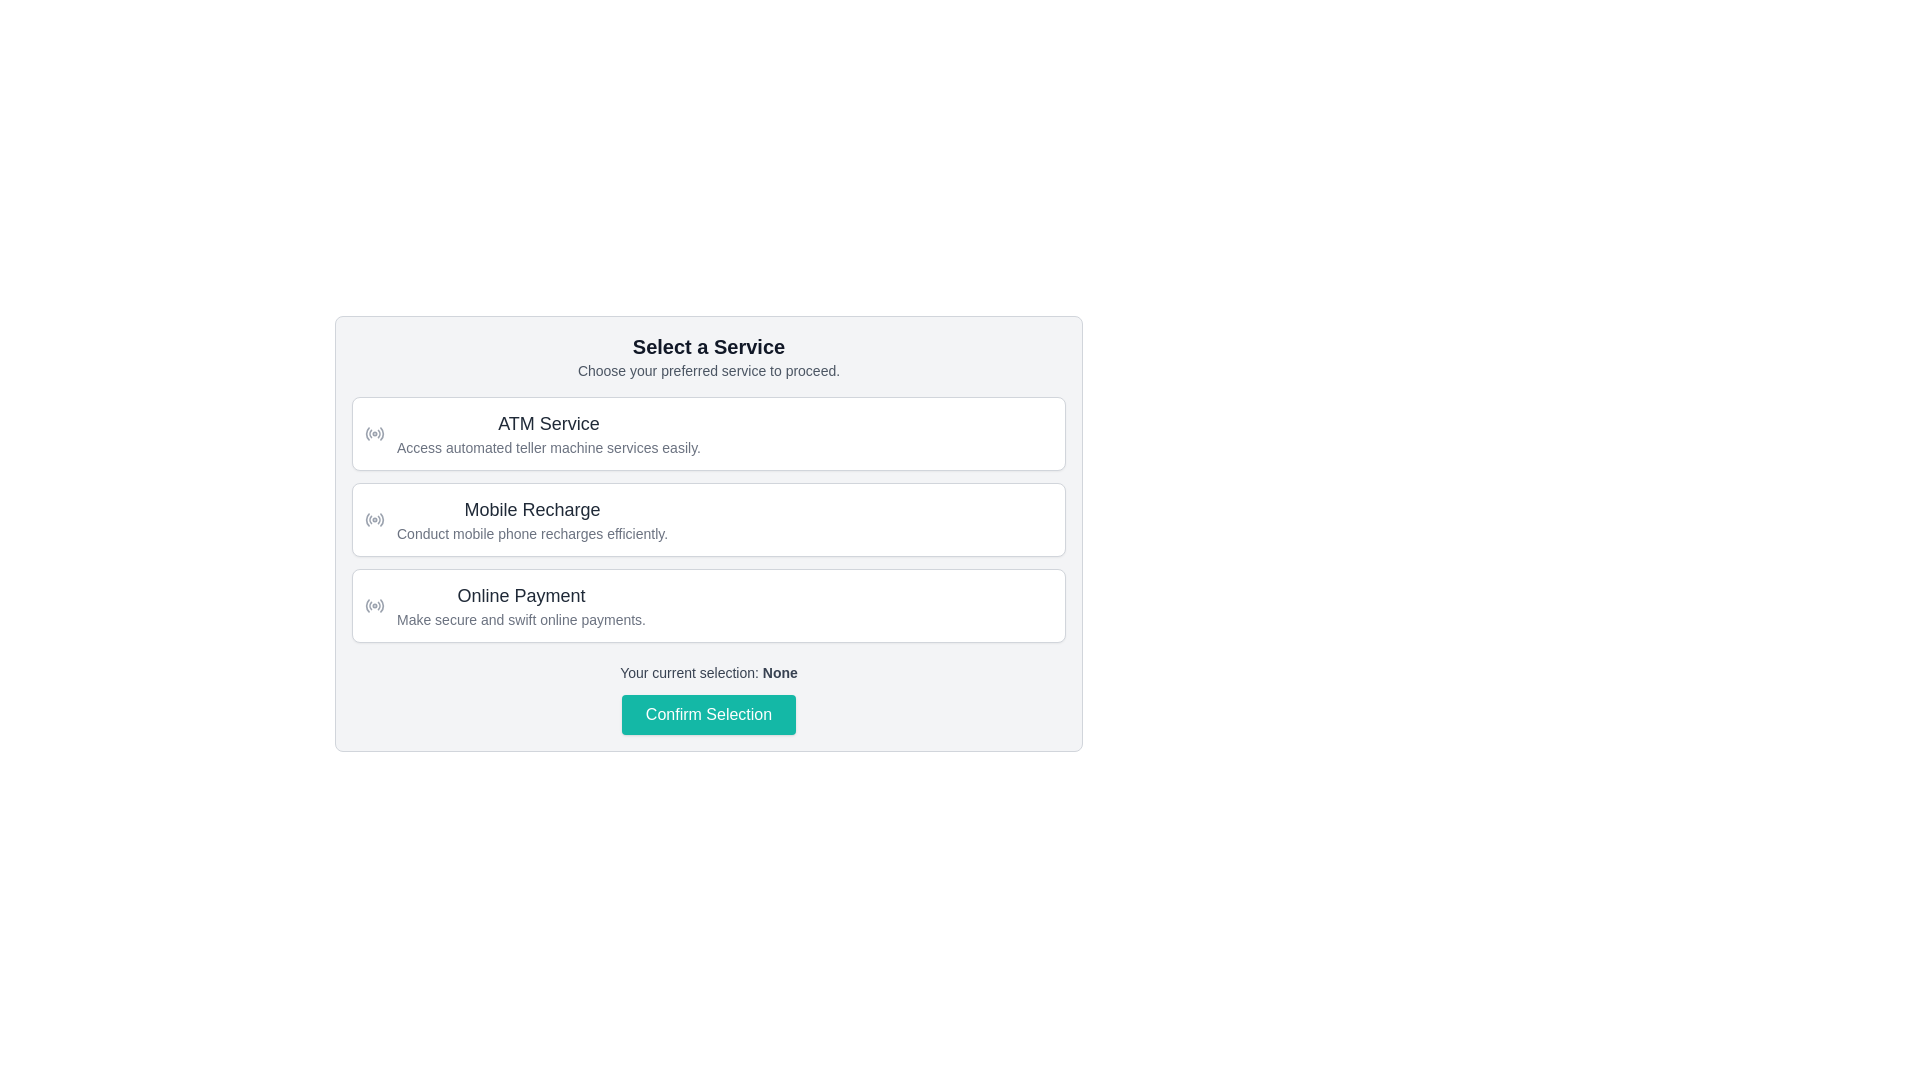  What do you see at coordinates (521, 604) in the screenshot?
I see `the 'Online Payment' label, which provides a title and additional details for users to understand the option's purpose, located in the vertical list of options` at bounding box center [521, 604].